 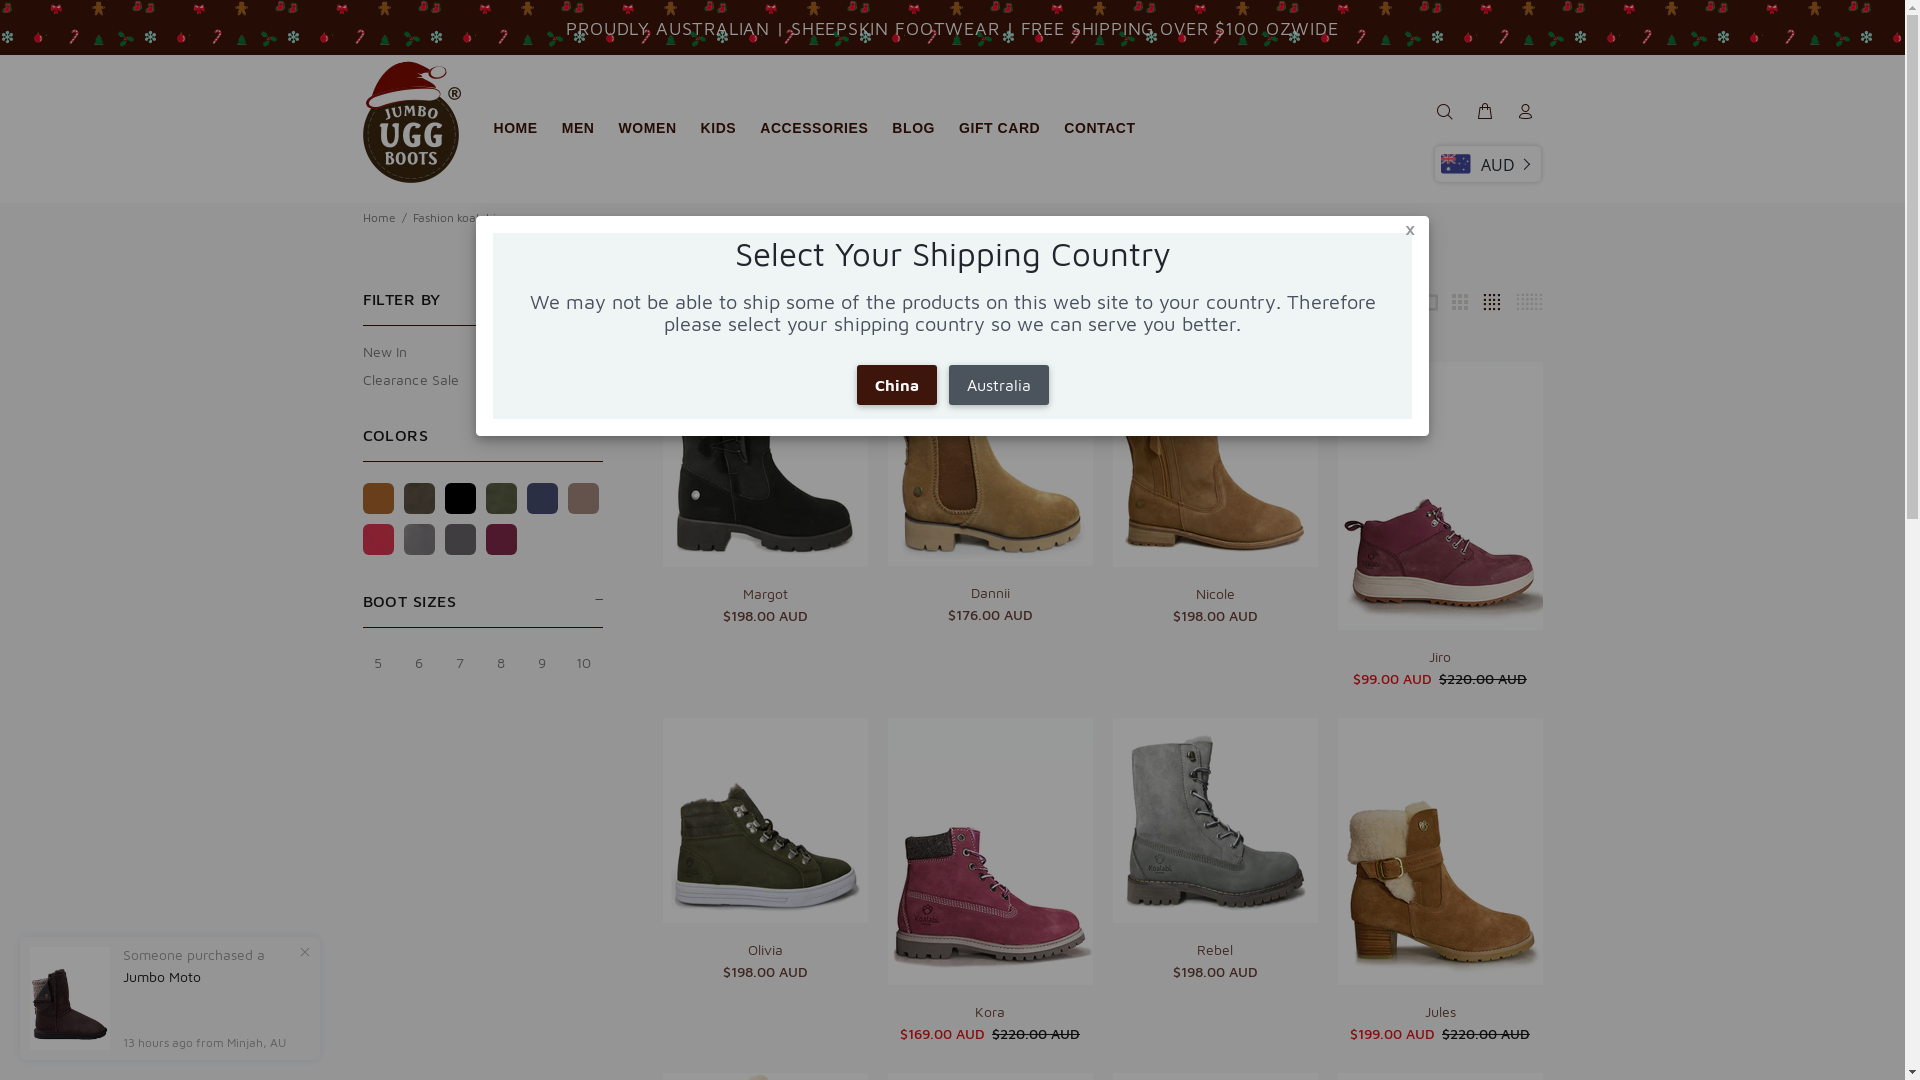 I want to click on '8', so click(x=485, y=663).